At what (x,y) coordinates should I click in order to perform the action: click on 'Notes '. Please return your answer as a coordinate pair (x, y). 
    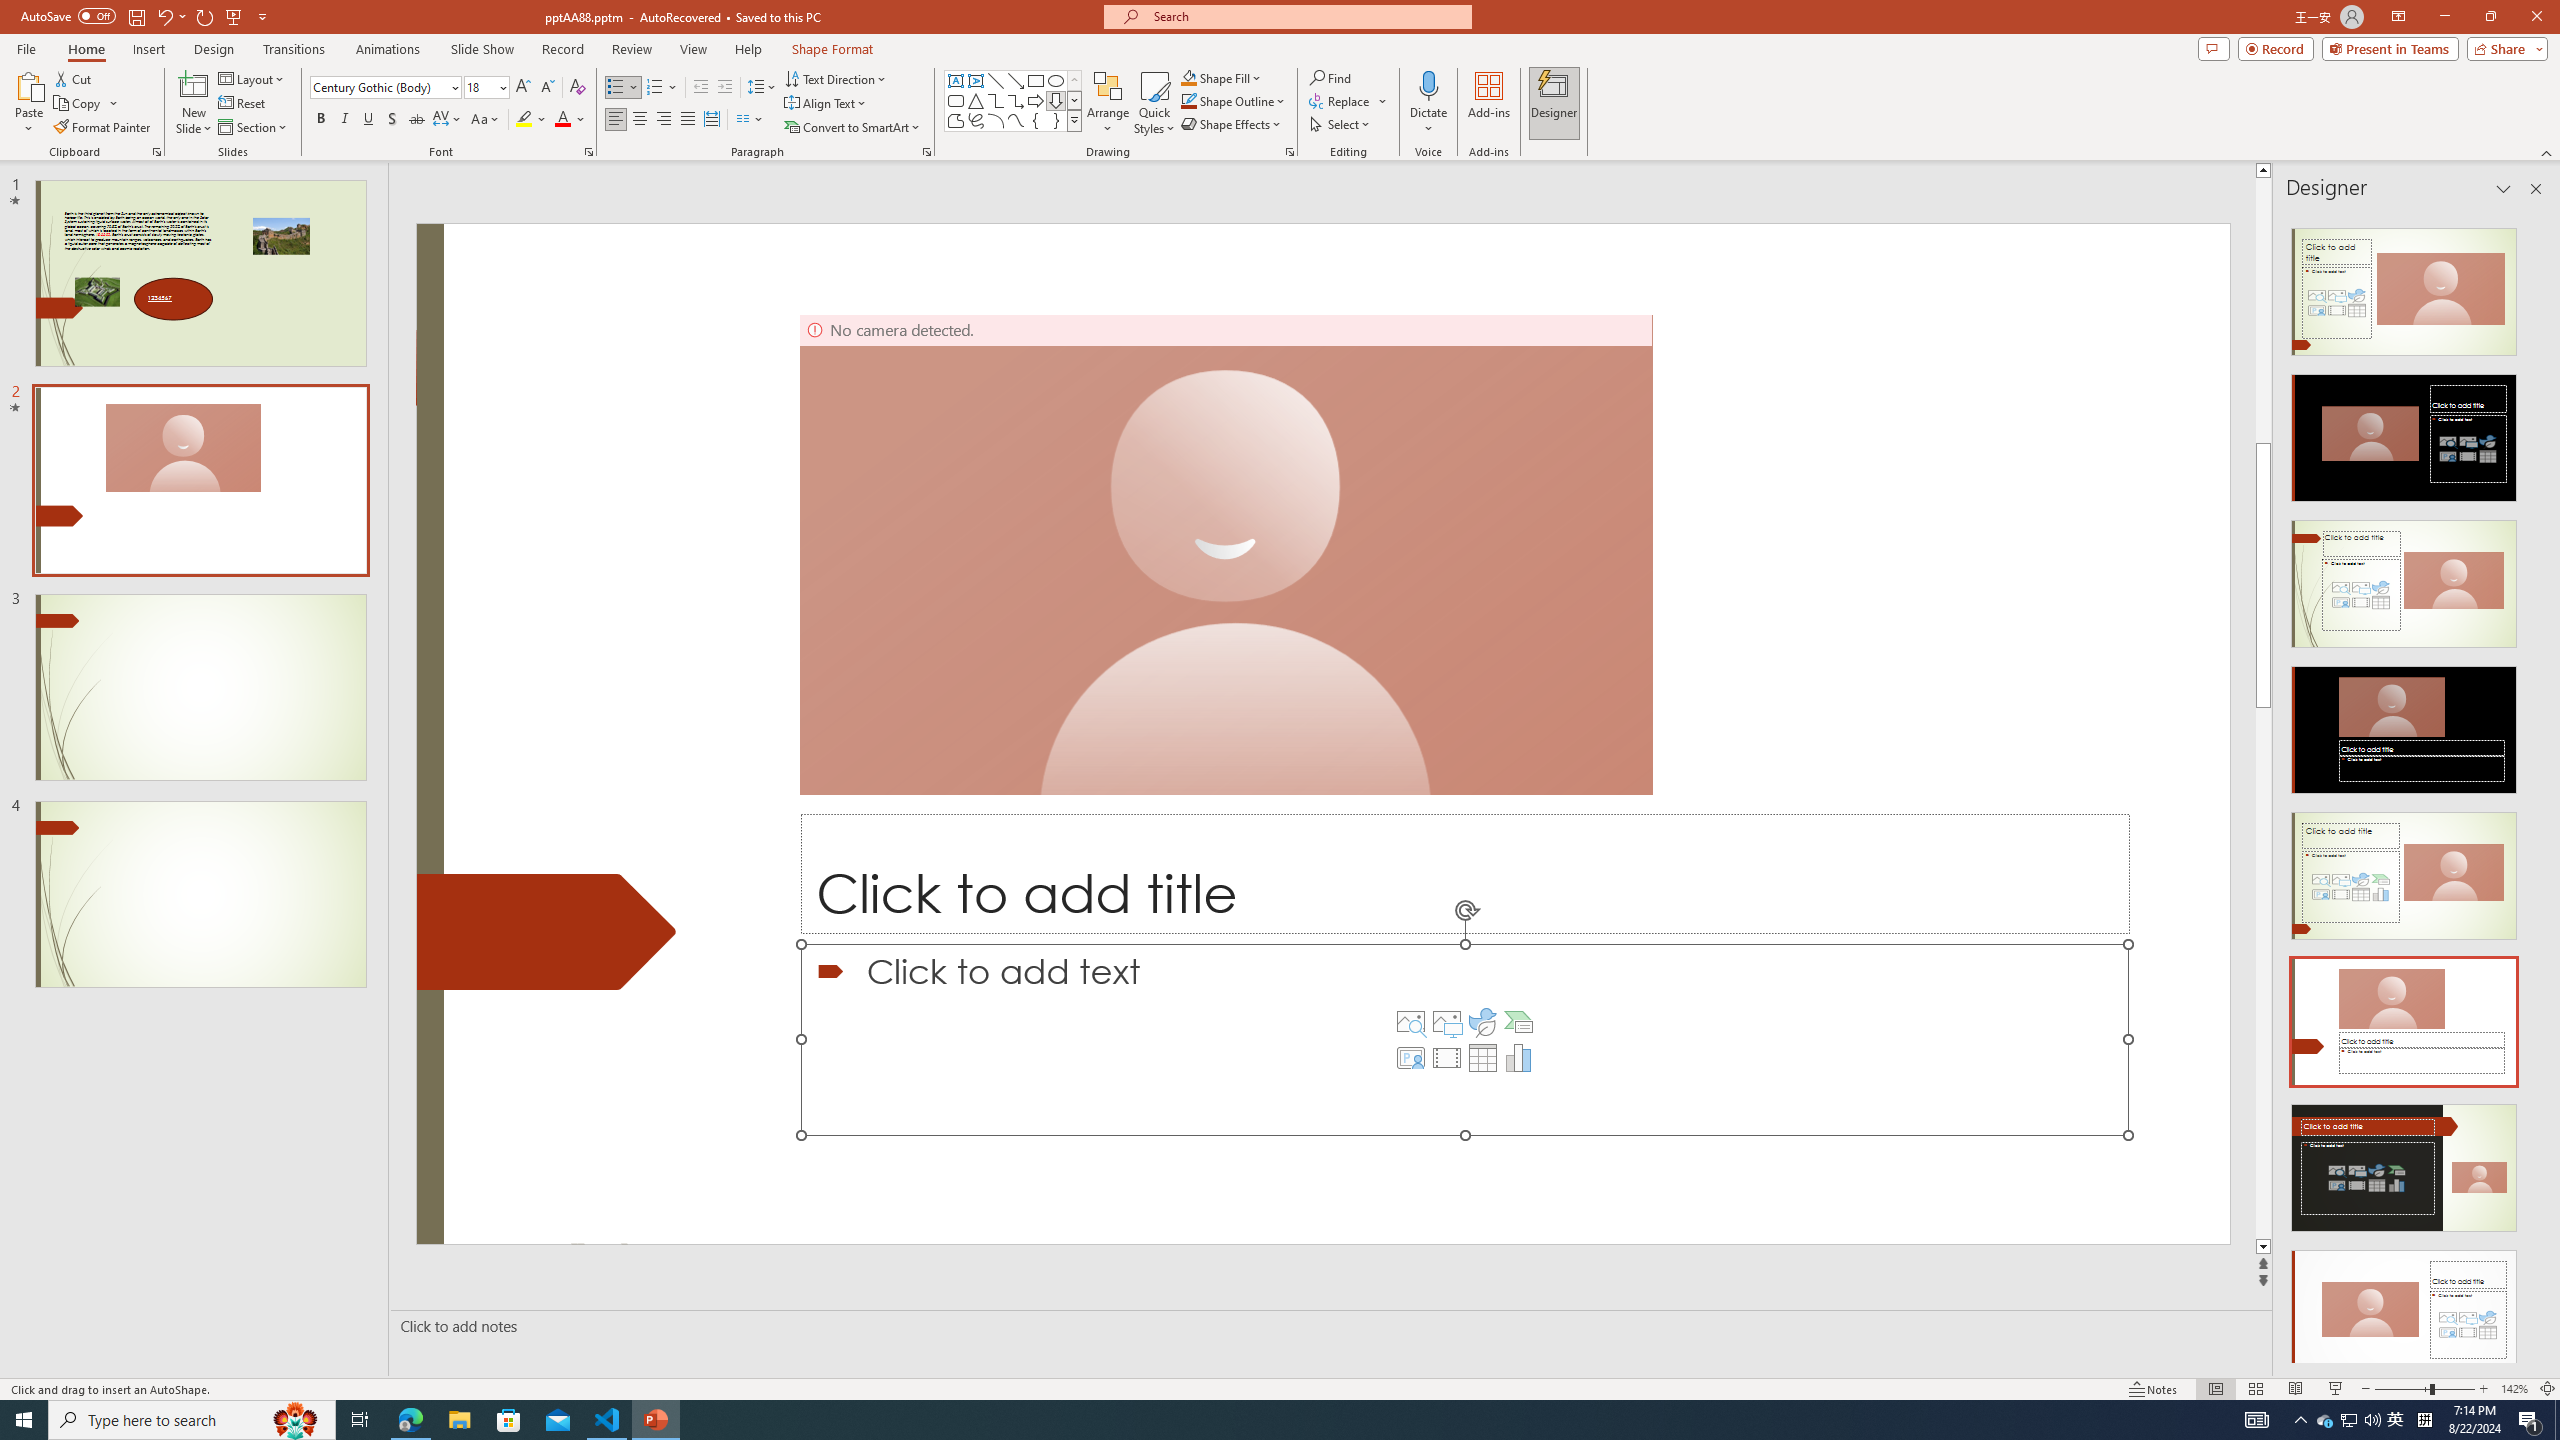
    Looking at the image, I should click on (2153, 1389).